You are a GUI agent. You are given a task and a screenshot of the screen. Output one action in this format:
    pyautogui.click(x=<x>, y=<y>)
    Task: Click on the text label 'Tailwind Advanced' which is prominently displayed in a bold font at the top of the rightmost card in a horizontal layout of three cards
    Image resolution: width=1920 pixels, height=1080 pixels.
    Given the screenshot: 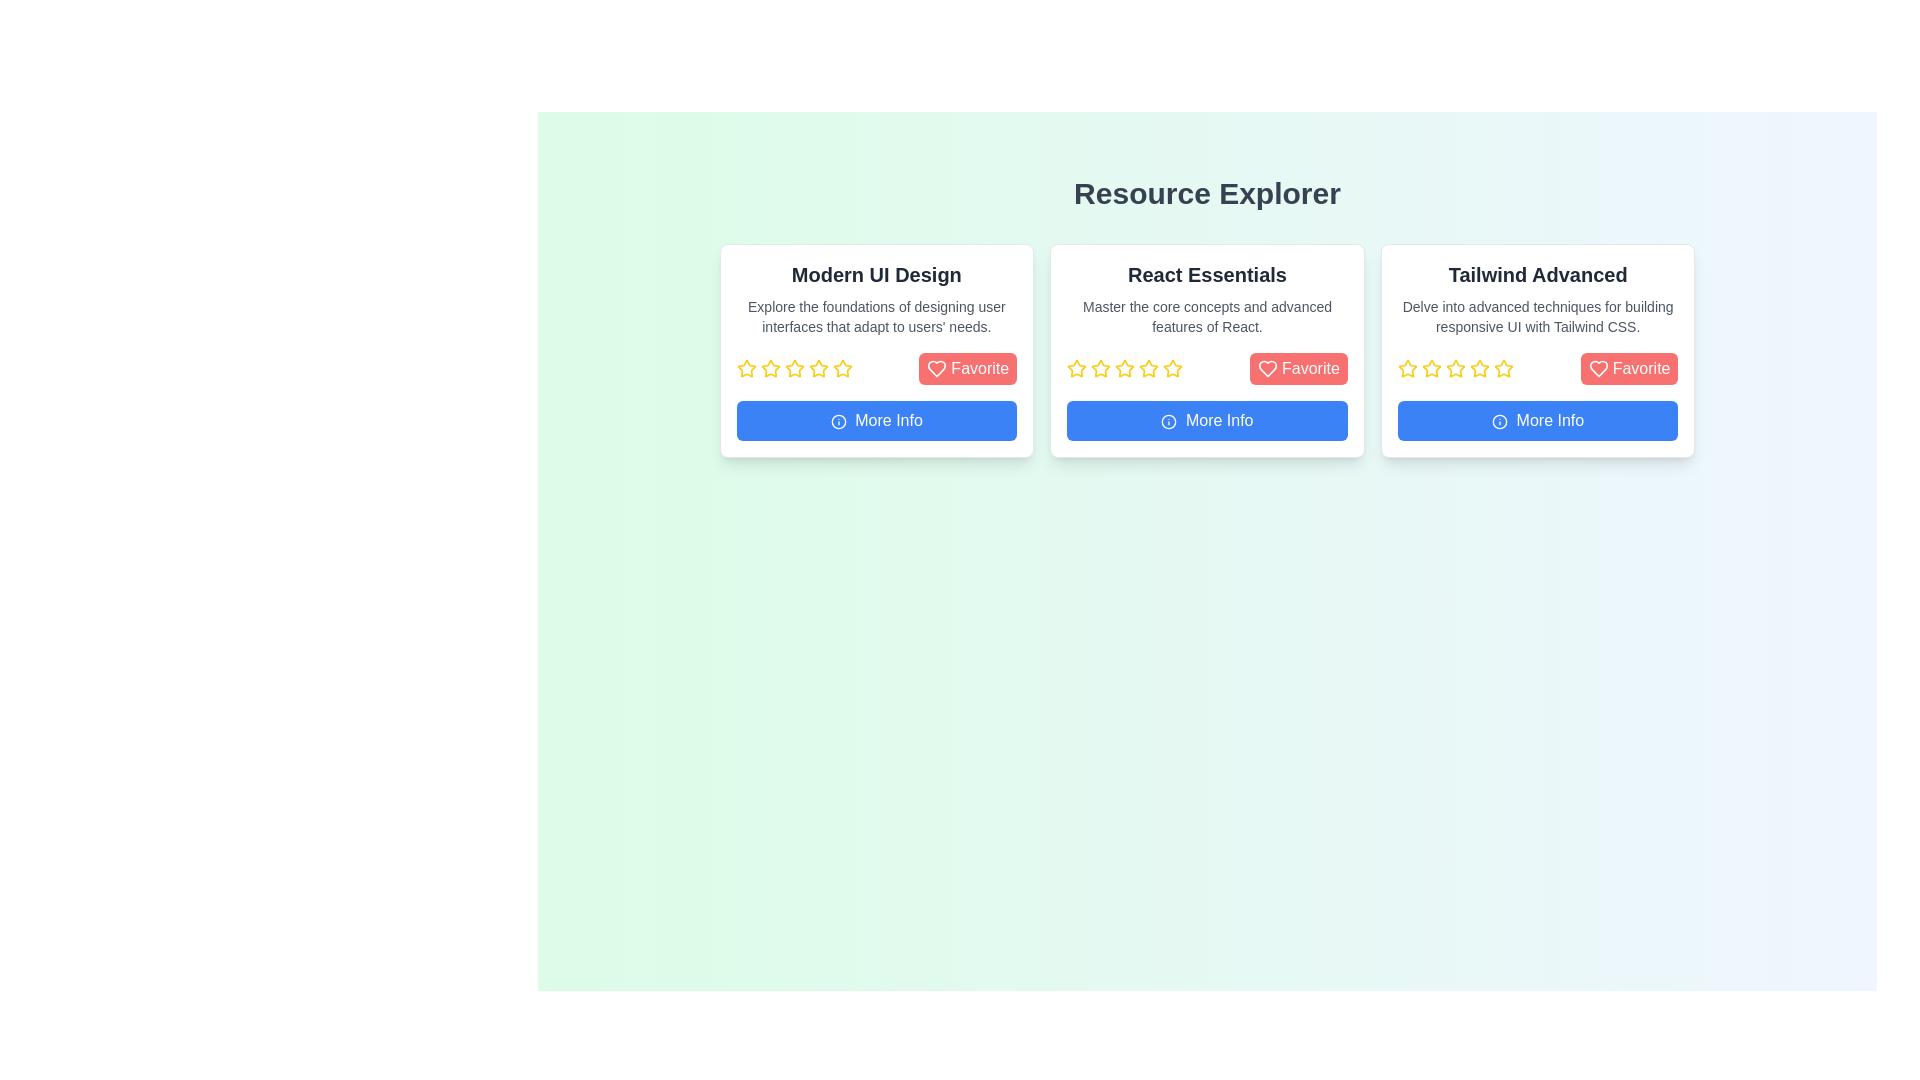 What is the action you would take?
    pyautogui.click(x=1537, y=274)
    